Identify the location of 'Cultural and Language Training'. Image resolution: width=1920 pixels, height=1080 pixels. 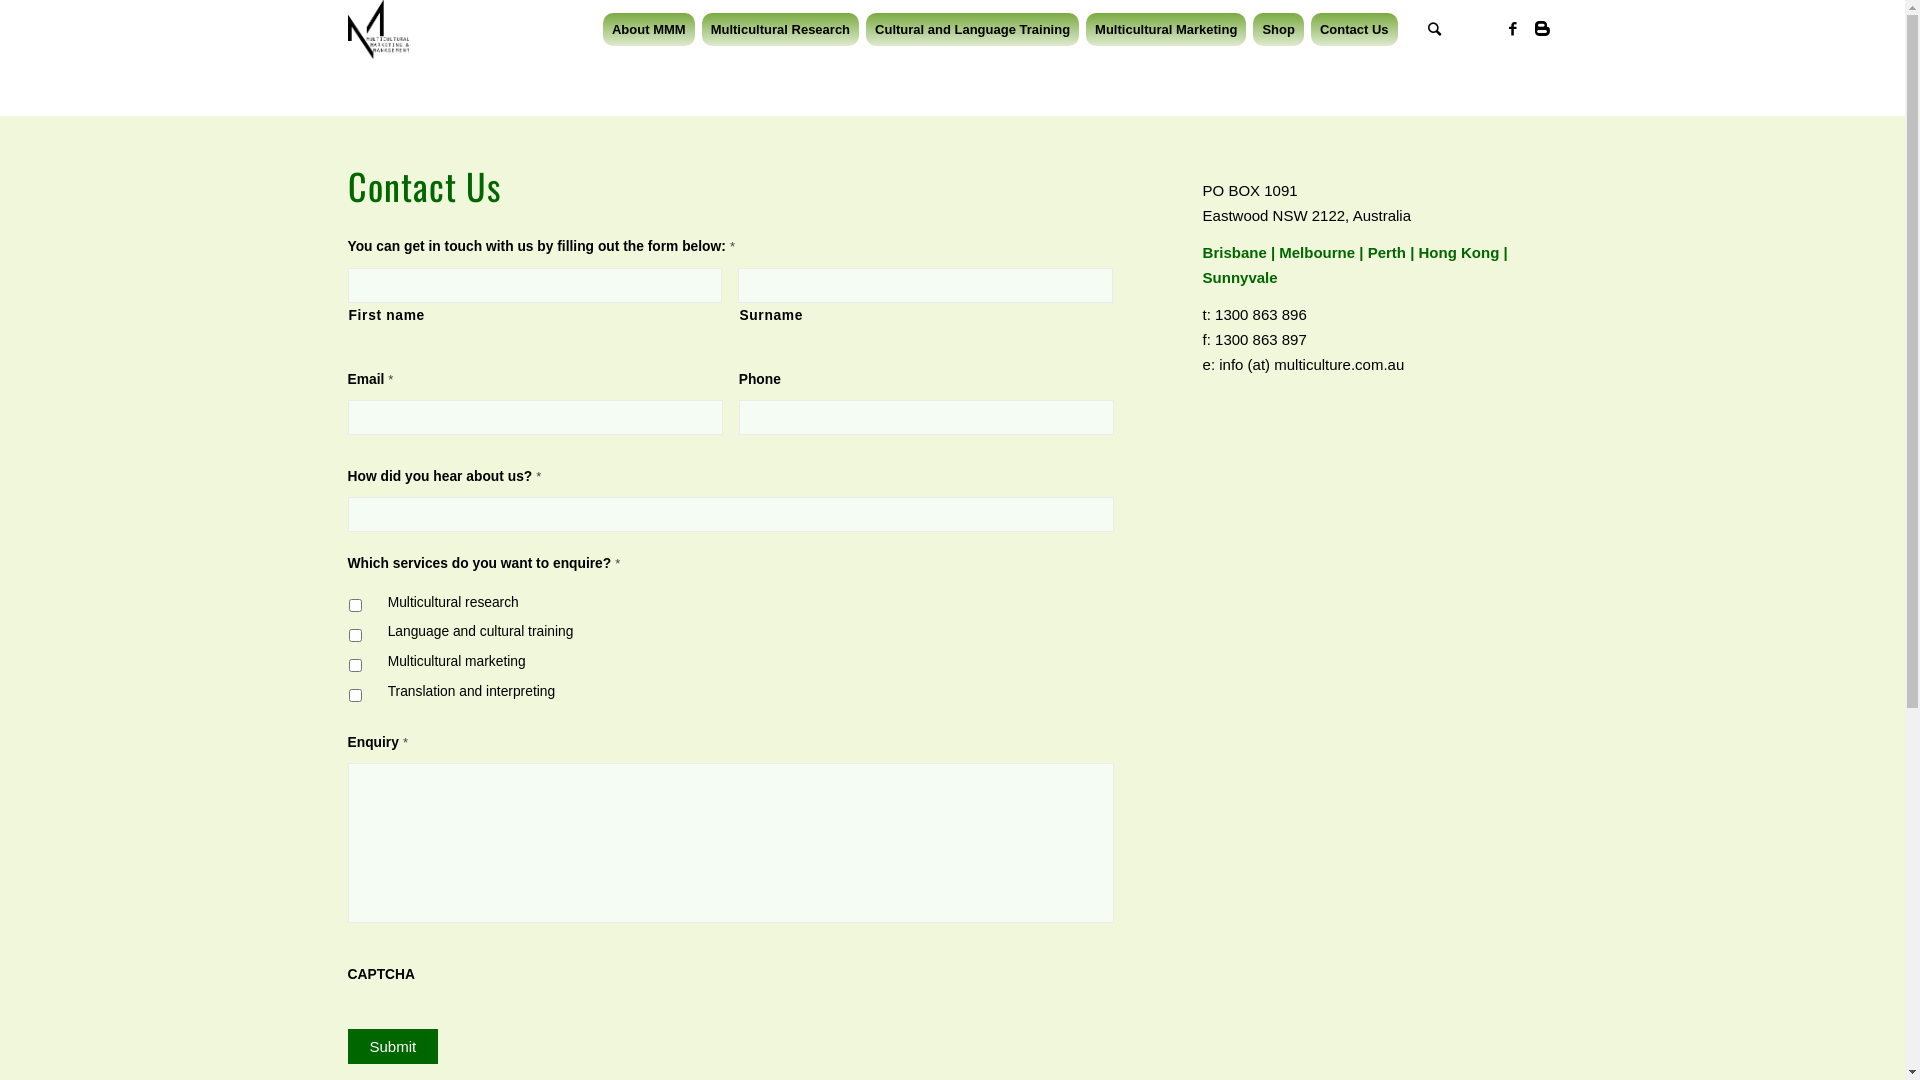
(979, 29).